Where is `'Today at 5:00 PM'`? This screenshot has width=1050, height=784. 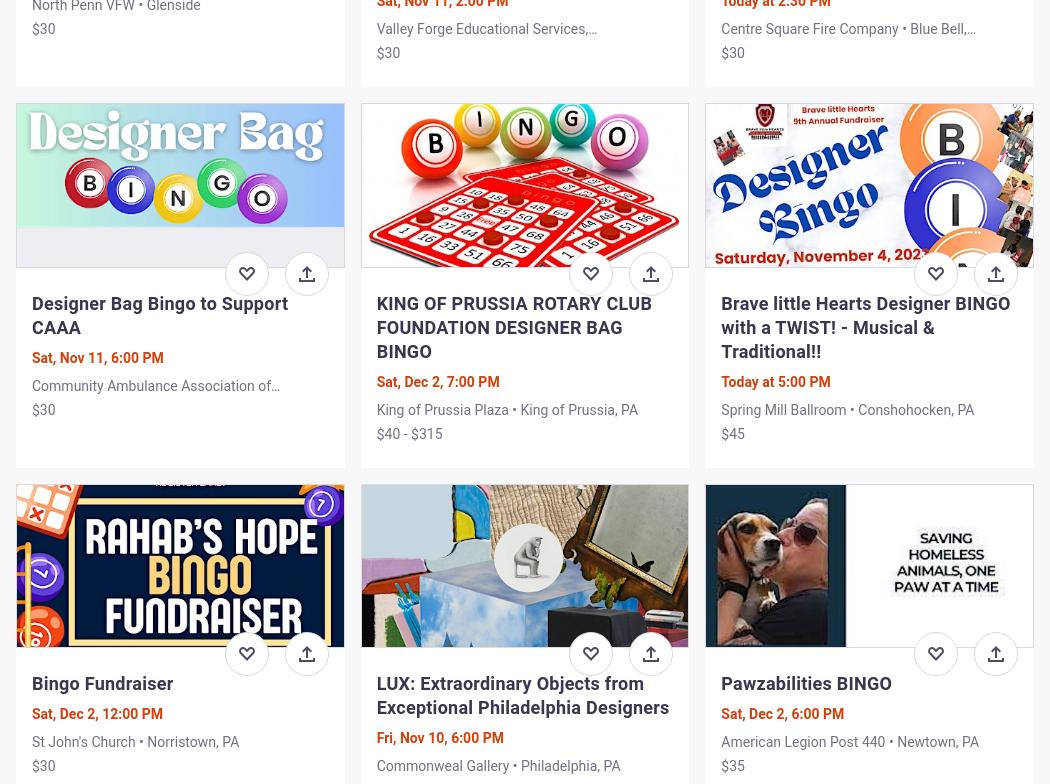
'Today at 5:00 PM' is located at coordinates (775, 381).